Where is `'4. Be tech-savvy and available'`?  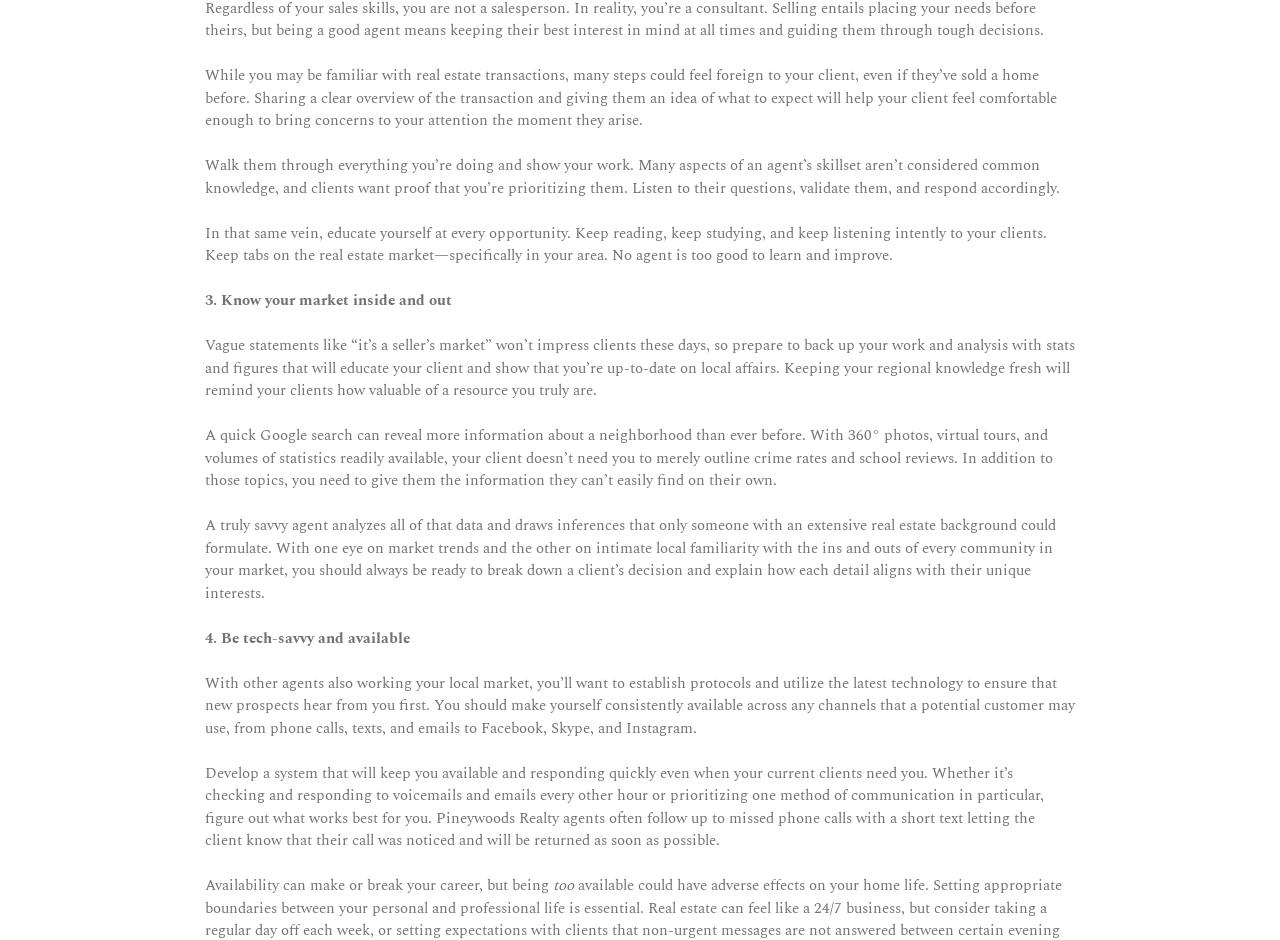 '4. Be tech-savvy and available' is located at coordinates (306, 637).